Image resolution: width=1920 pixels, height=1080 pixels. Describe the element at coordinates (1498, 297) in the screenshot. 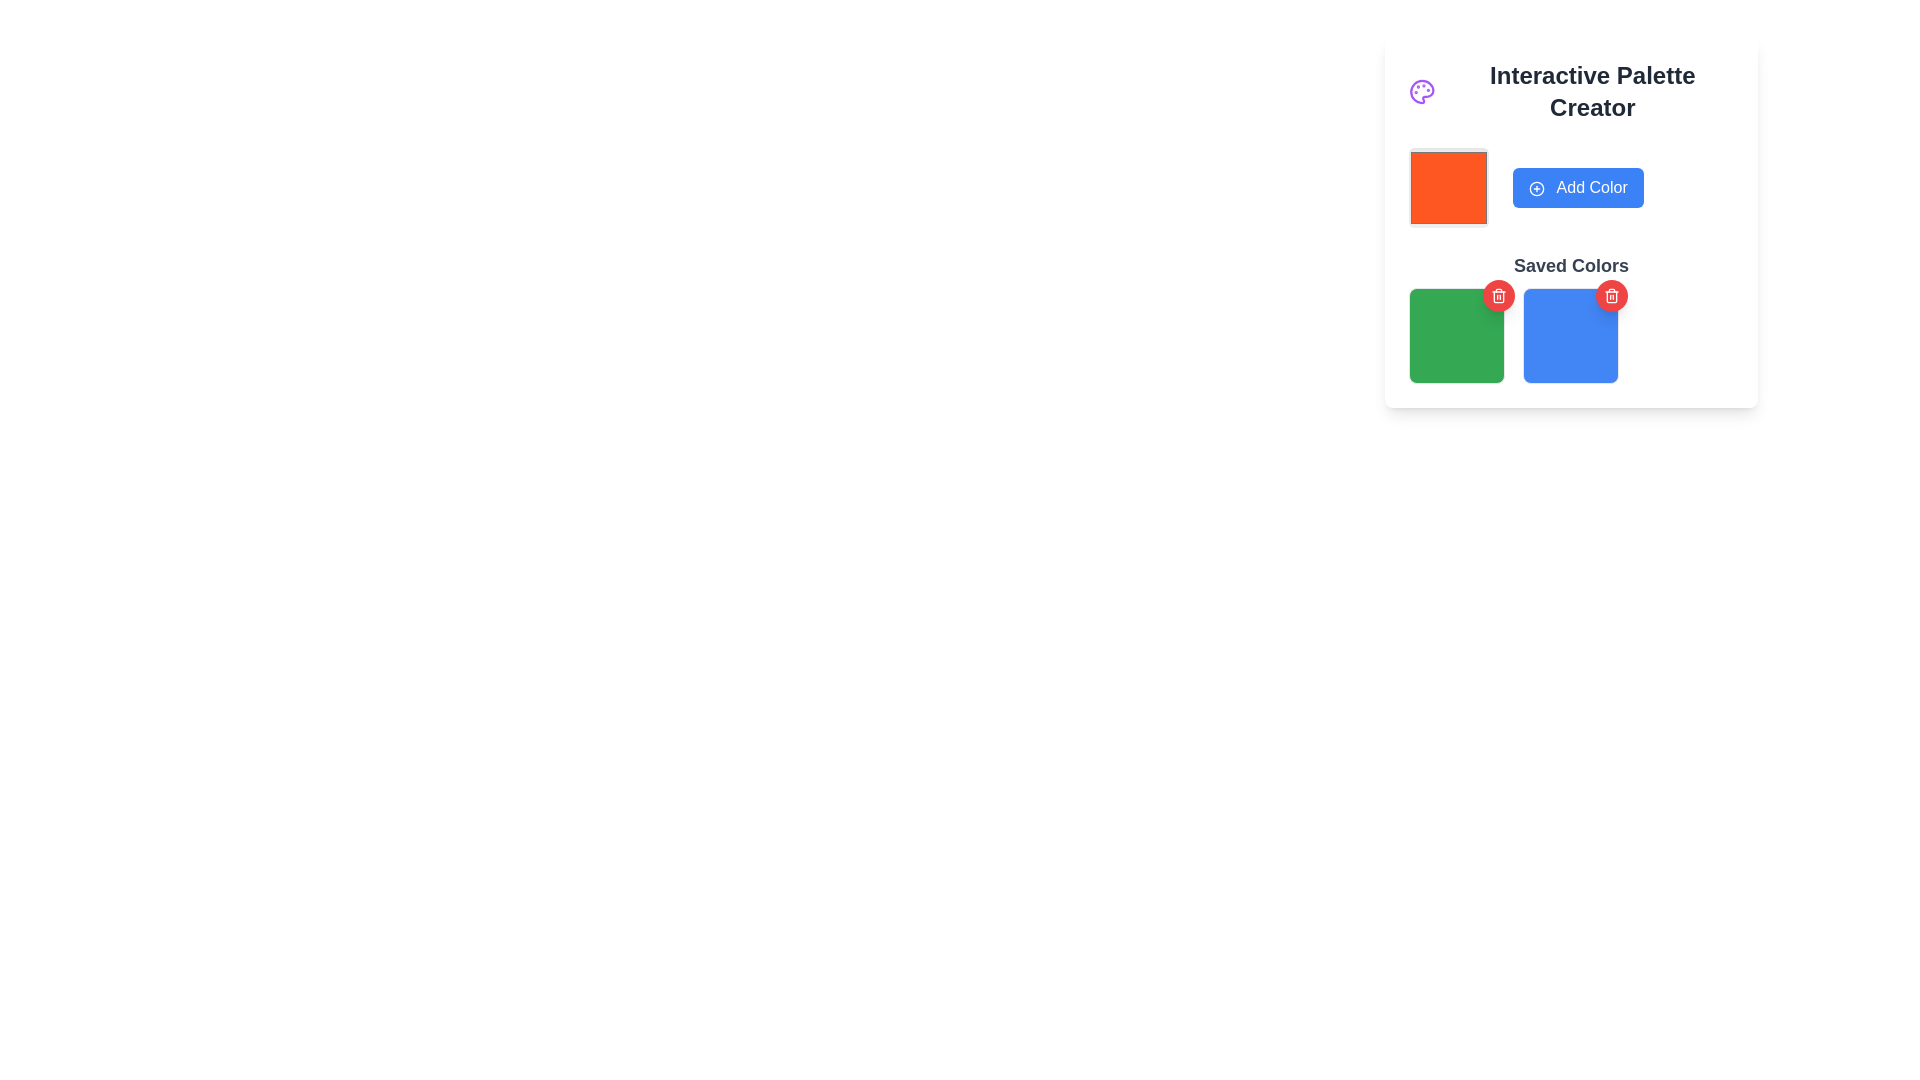

I see `the lower part of the trash bin icon, which is part of the SVG graphic representing the delete action, located below the 'Saved Colors' label and adjacent to the blue saved color square` at that location.